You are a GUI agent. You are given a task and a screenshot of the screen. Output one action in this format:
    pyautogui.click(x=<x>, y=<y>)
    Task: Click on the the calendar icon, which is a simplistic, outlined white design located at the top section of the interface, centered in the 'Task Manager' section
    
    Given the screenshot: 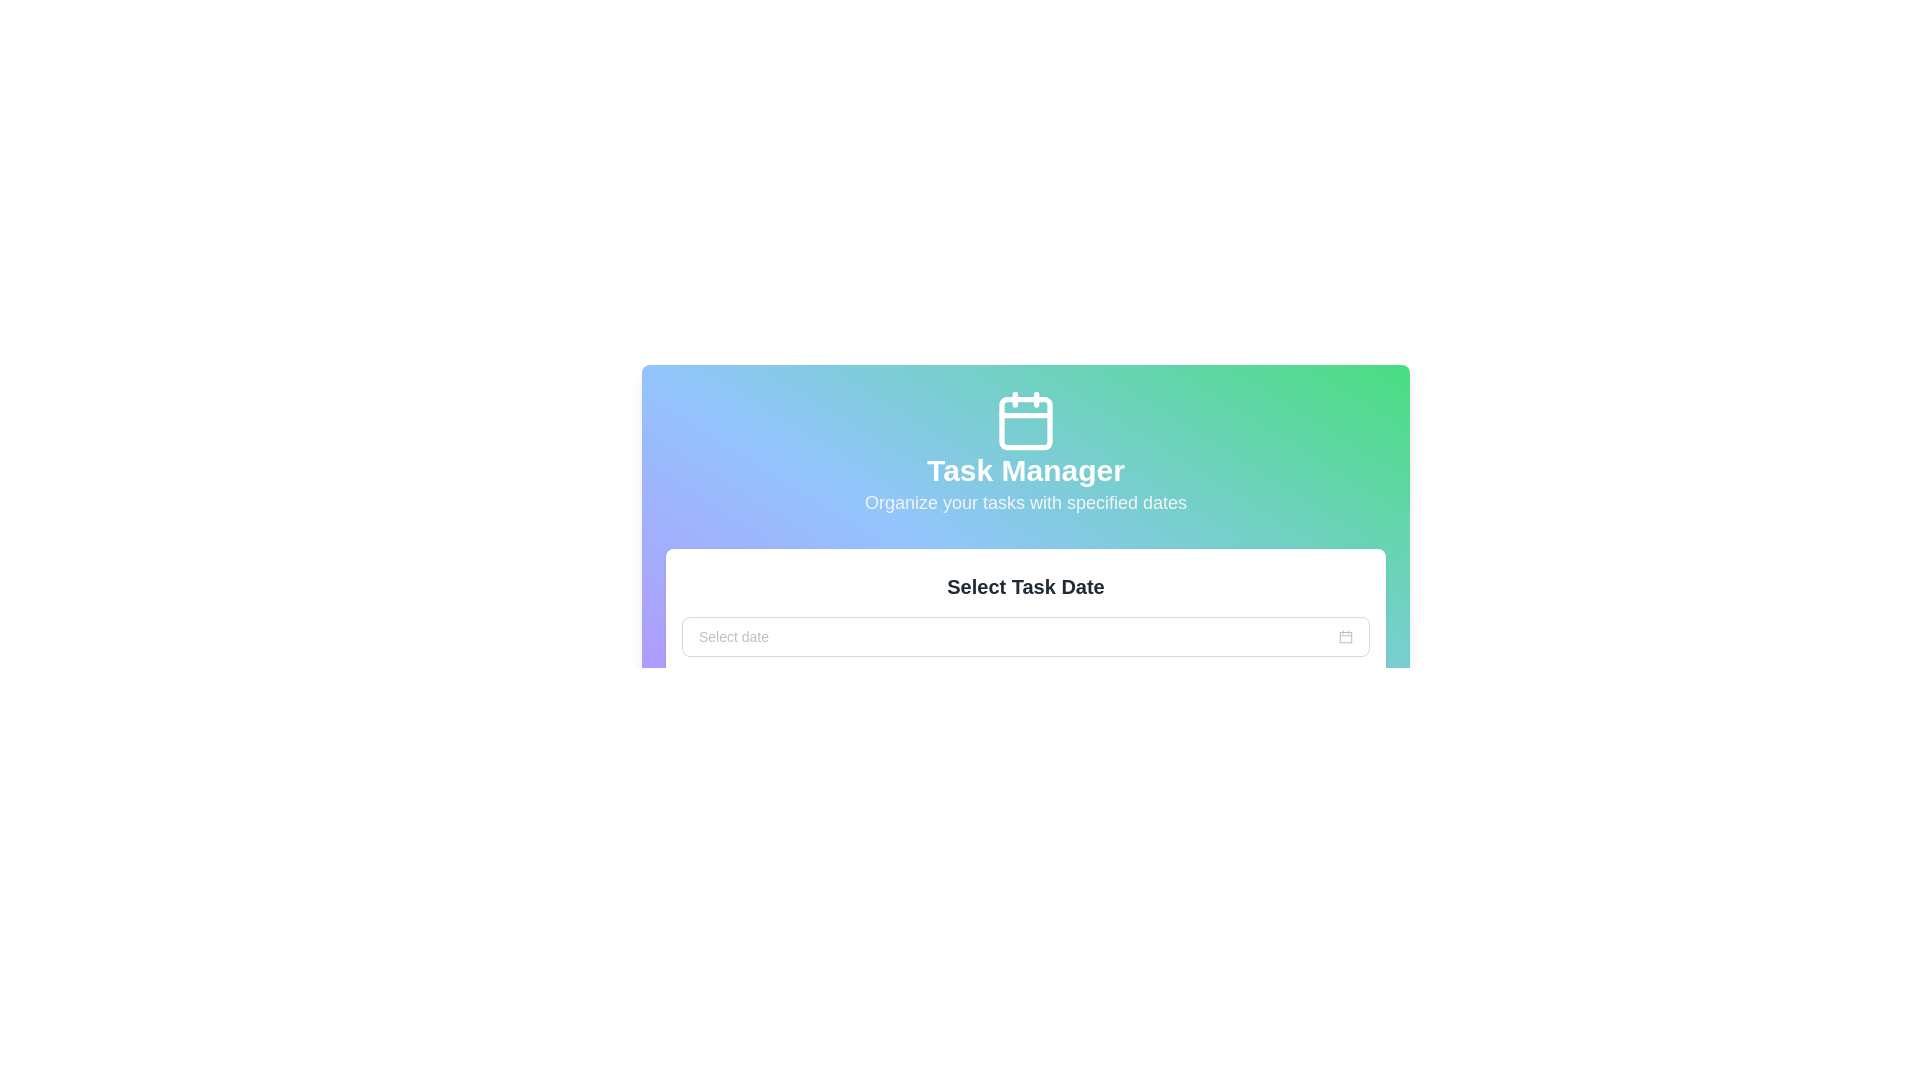 What is the action you would take?
    pyautogui.click(x=1026, y=419)
    